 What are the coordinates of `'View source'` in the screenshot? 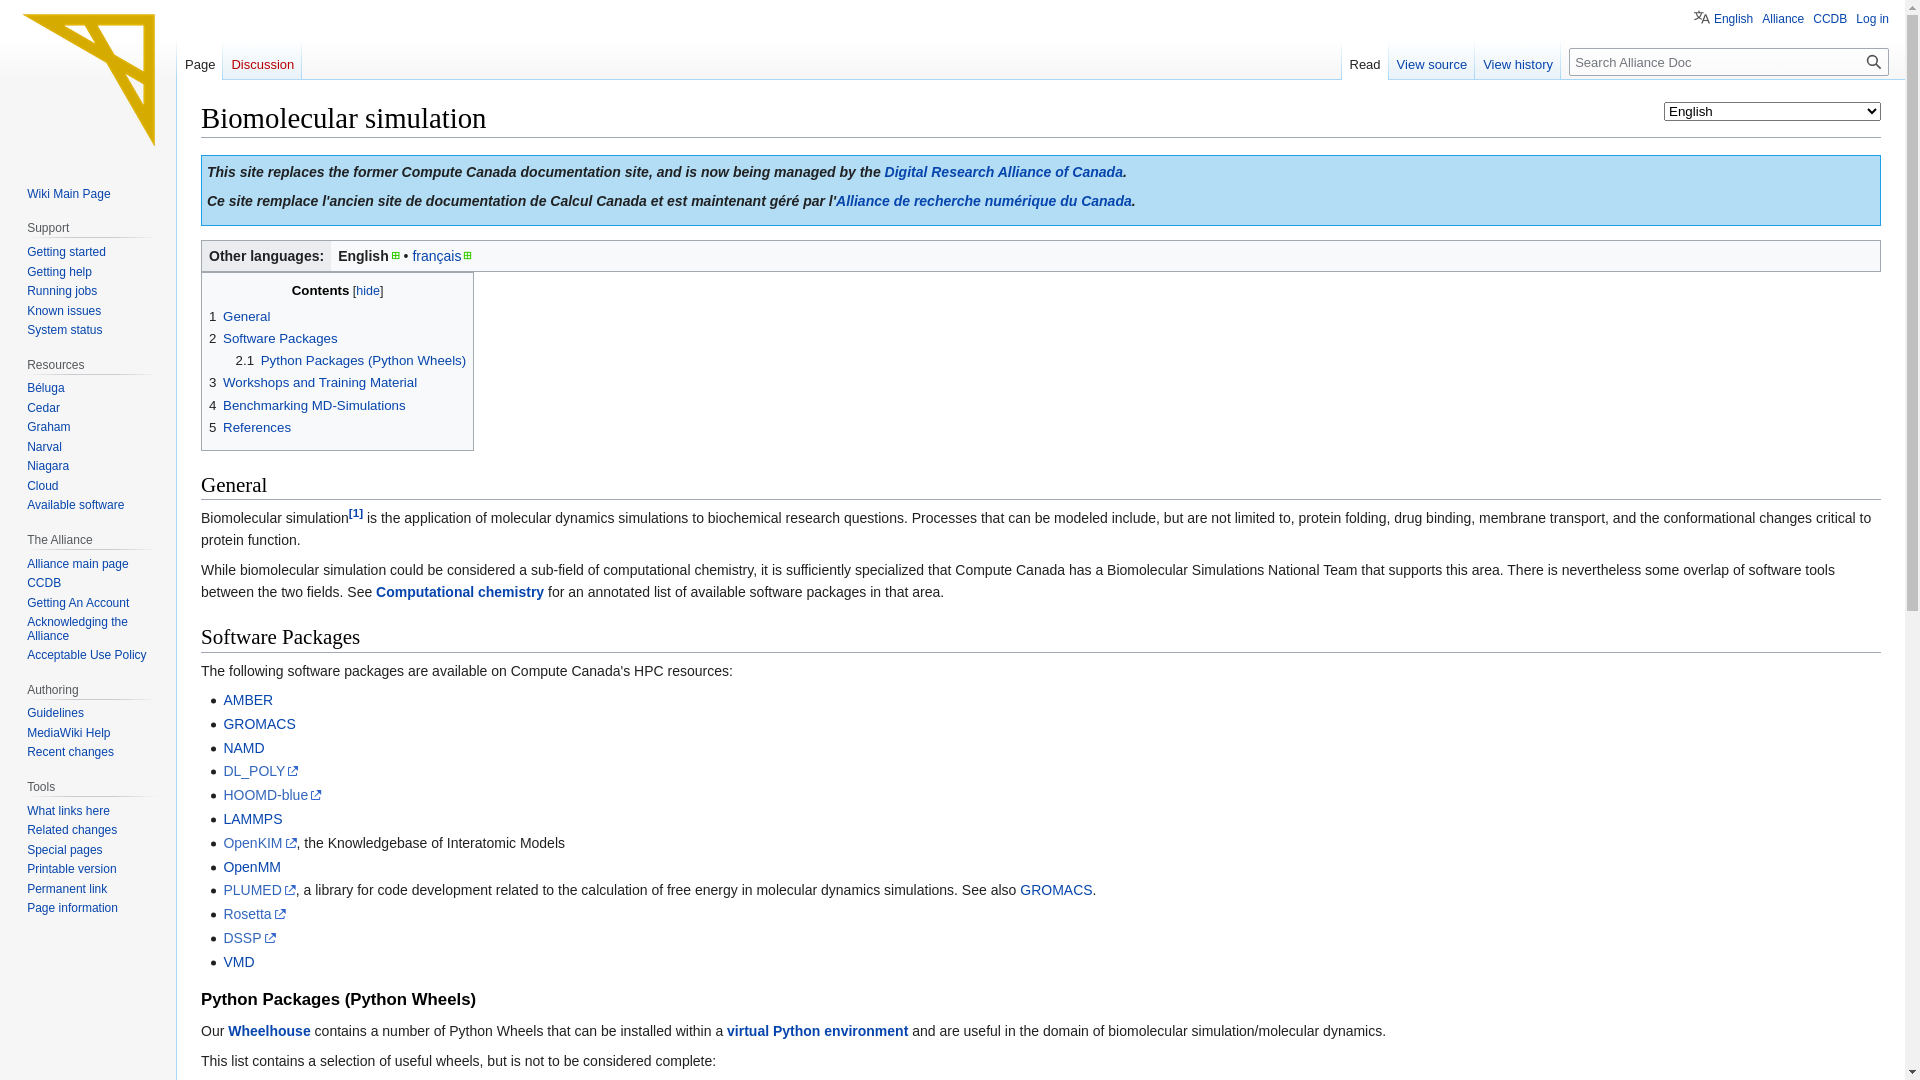 It's located at (1431, 59).